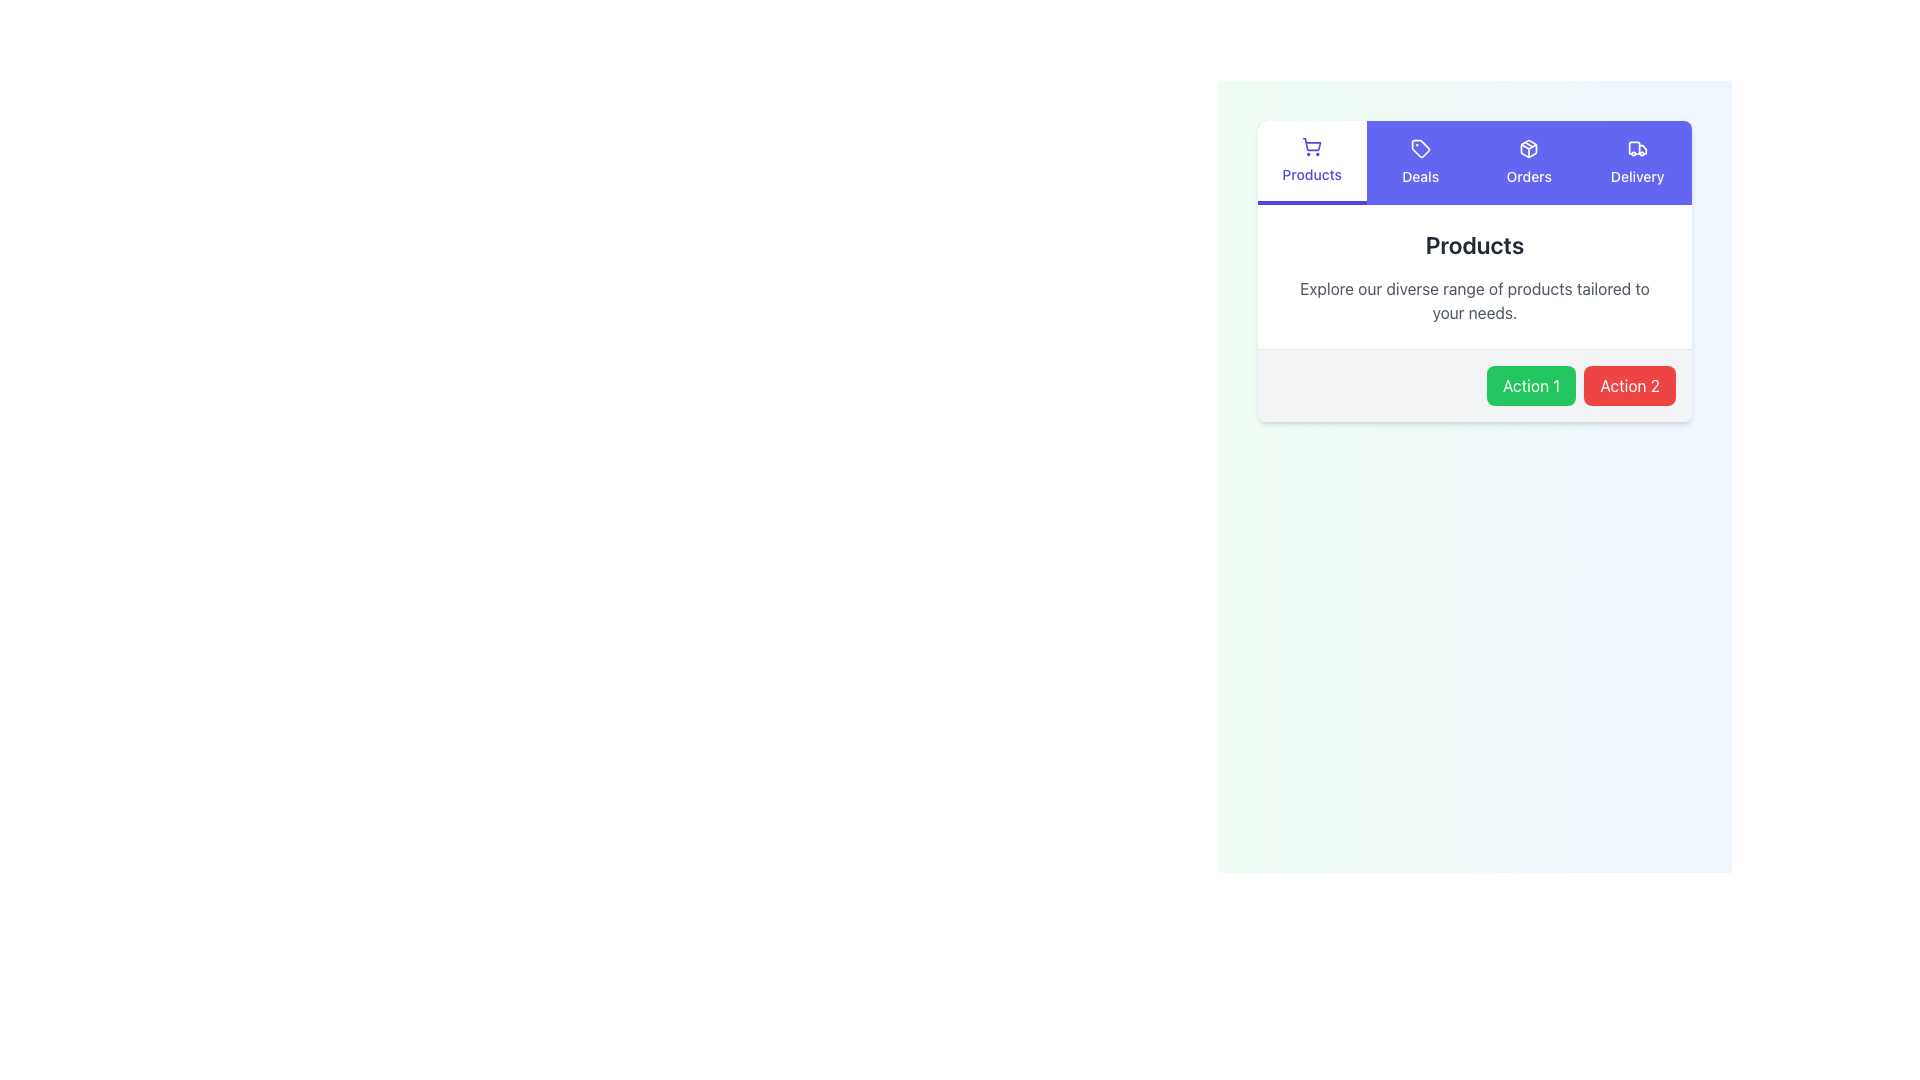 The width and height of the screenshot is (1920, 1080). What do you see at coordinates (1419, 161) in the screenshot?
I see `the Navigation item with an icon and text in the horizontal navigation bar` at bounding box center [1419, 161].